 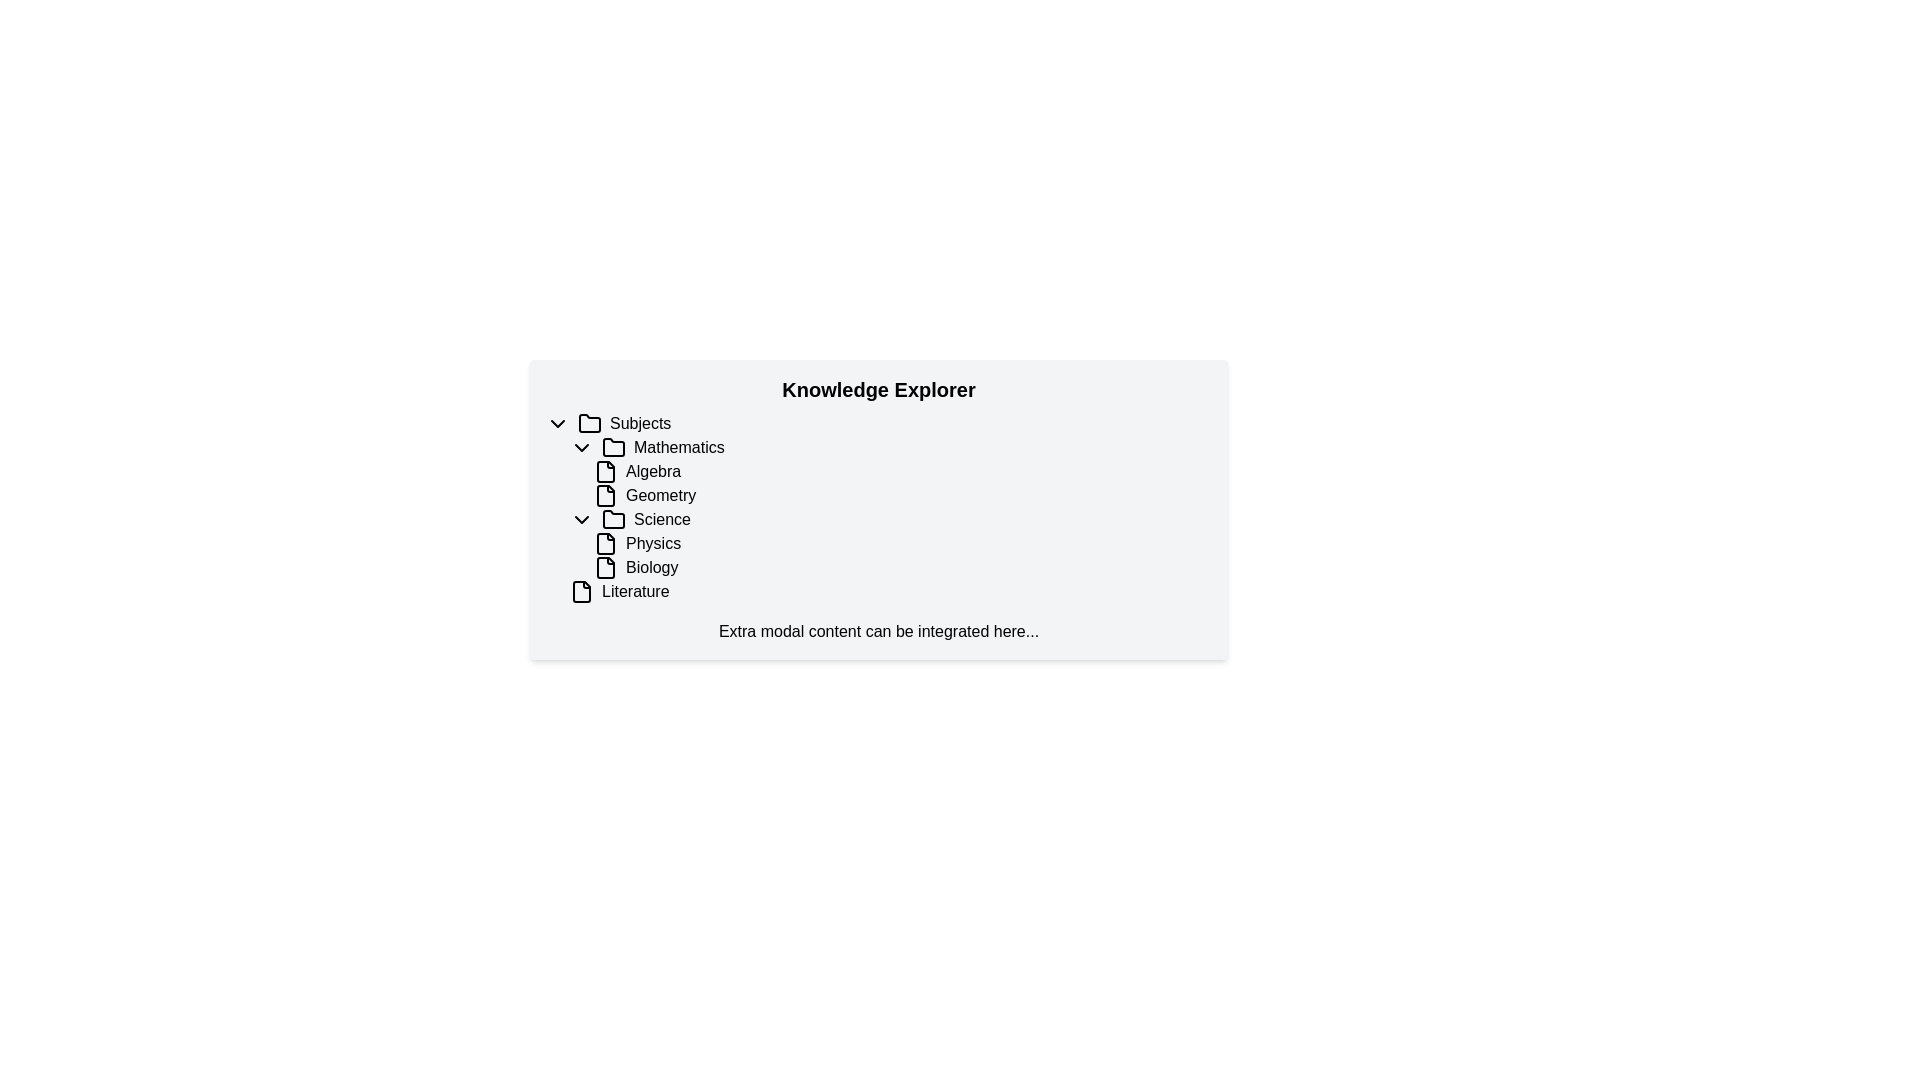 I want to click on the Folder icon located in the 'Science' category under the 'Knowledge Explorer' heading, which is designed to resemble an open folder with a thin black outline, so click(x=613, y=518).